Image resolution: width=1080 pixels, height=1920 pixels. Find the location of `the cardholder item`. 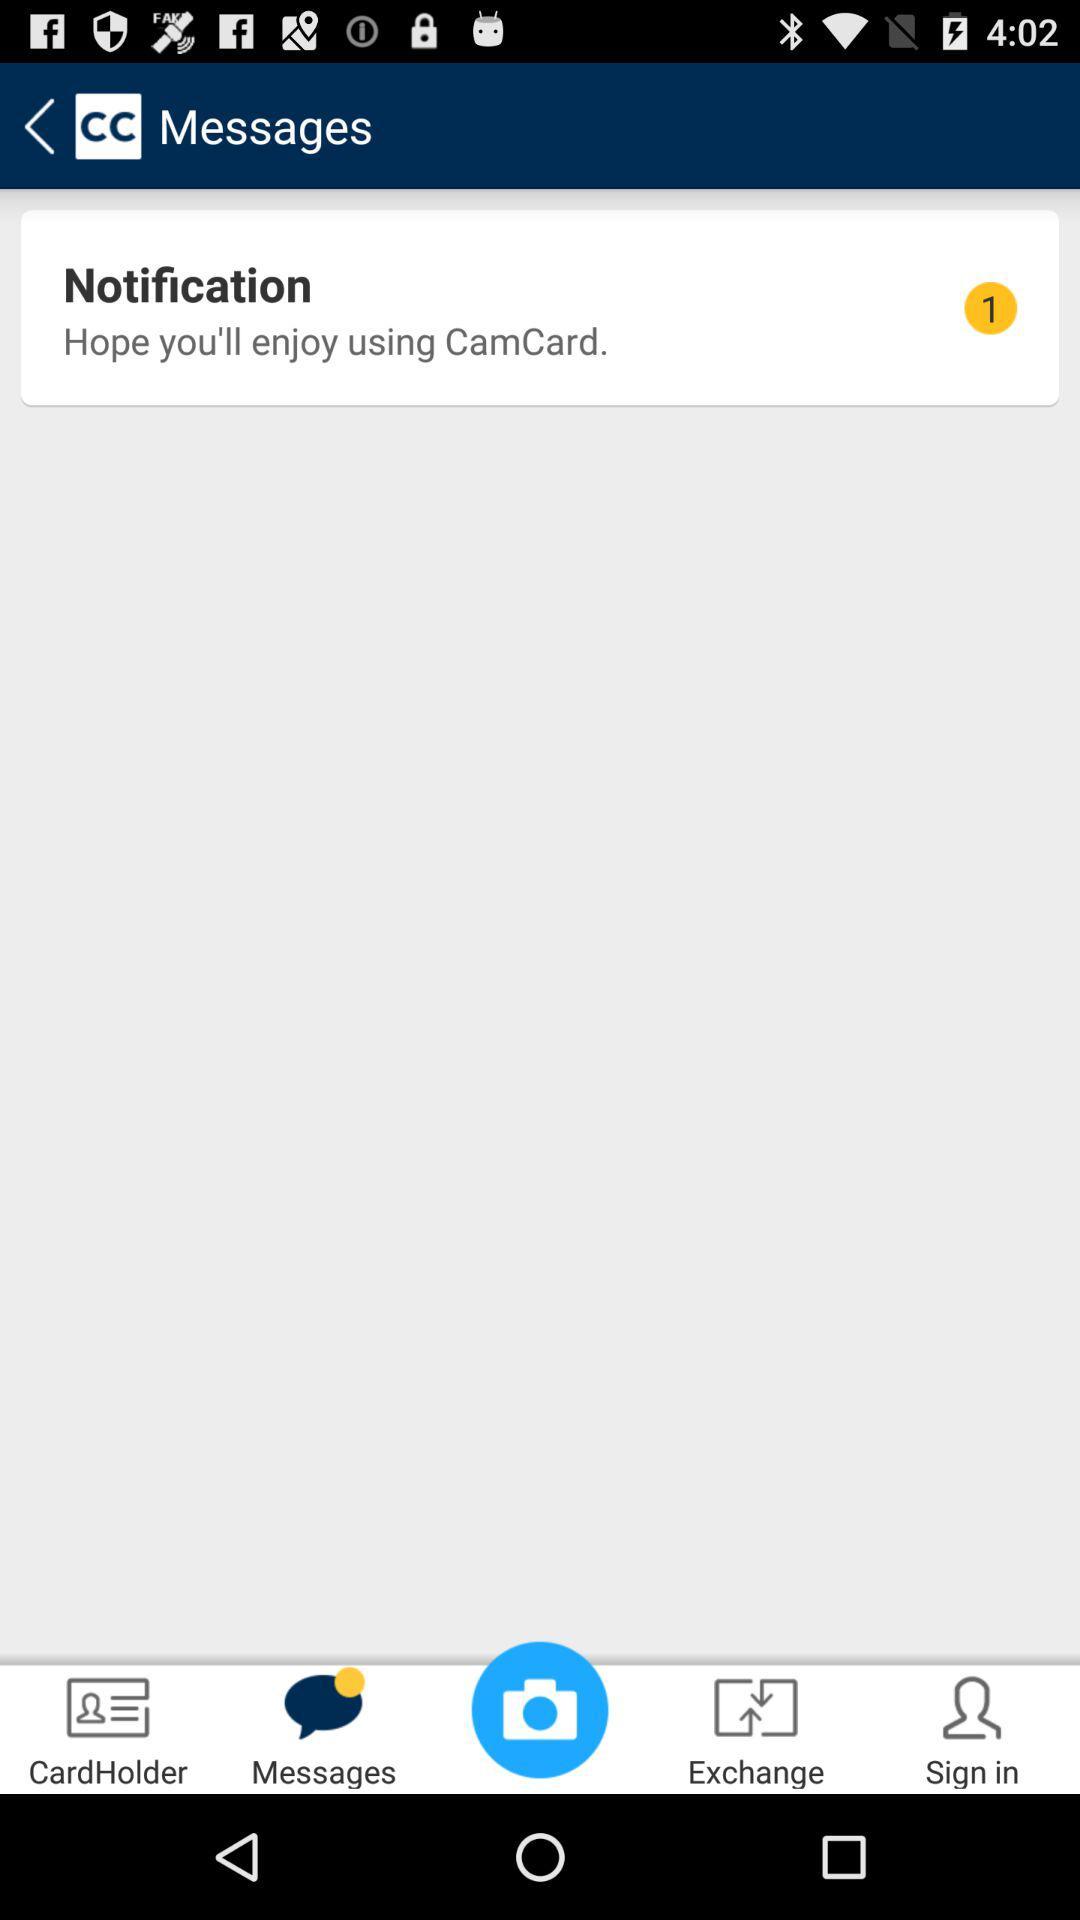

the cardholder item is located at coordinates (108, 1726).